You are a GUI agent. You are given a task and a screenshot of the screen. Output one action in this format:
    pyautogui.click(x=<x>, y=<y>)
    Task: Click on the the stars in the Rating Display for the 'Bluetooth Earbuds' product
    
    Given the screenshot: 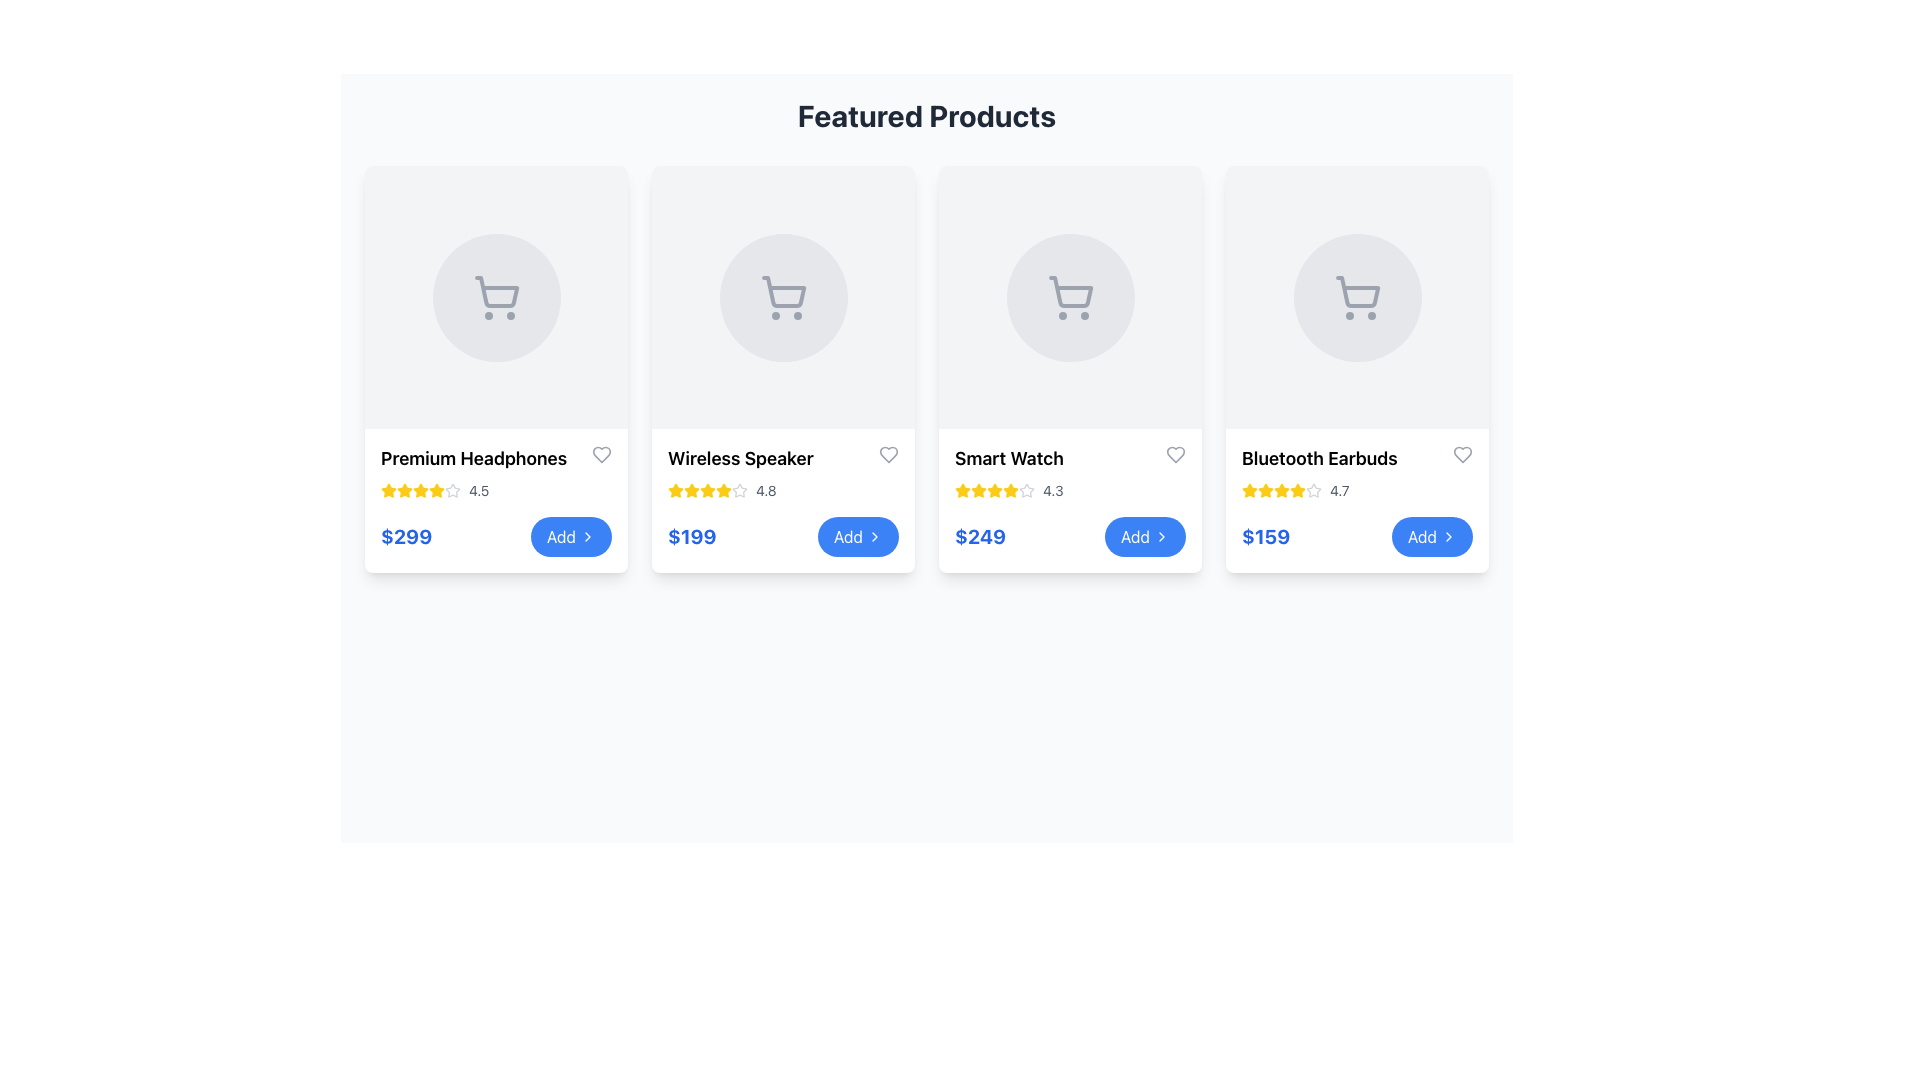 What is the action you would take?
    pyautogui.click(x=1357, y=490)
    